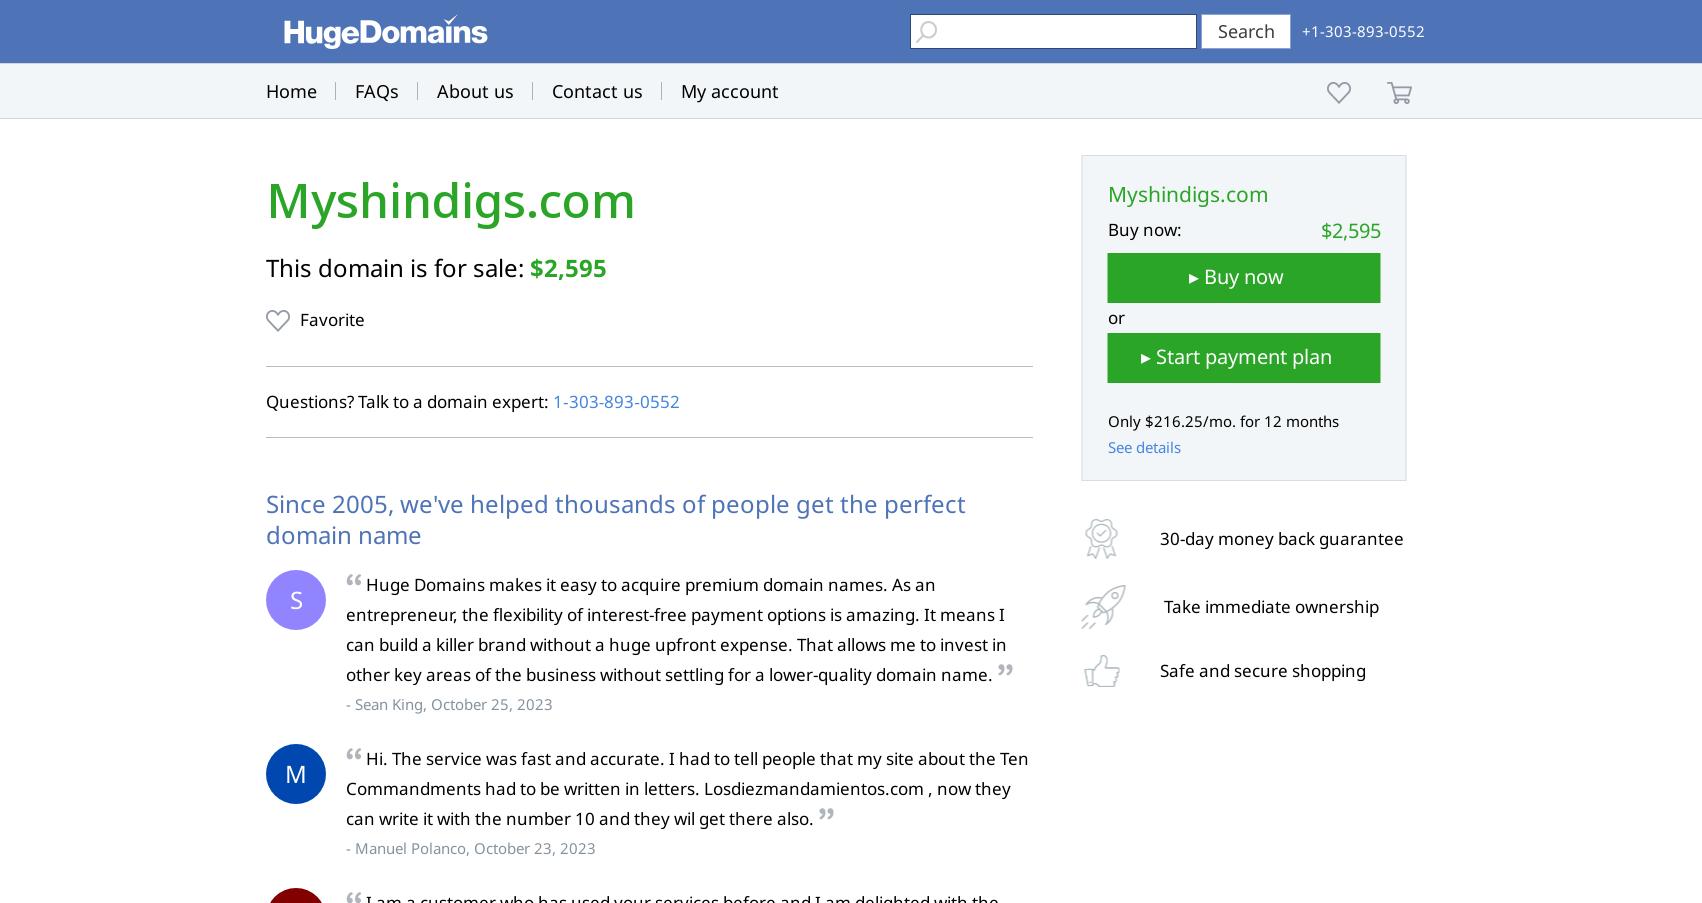 This screenshot has width=1702, height=903. What do you see at coordinates (291, 91) in the screenshot?
I see `'Home'` at bounding box center [291, 91].